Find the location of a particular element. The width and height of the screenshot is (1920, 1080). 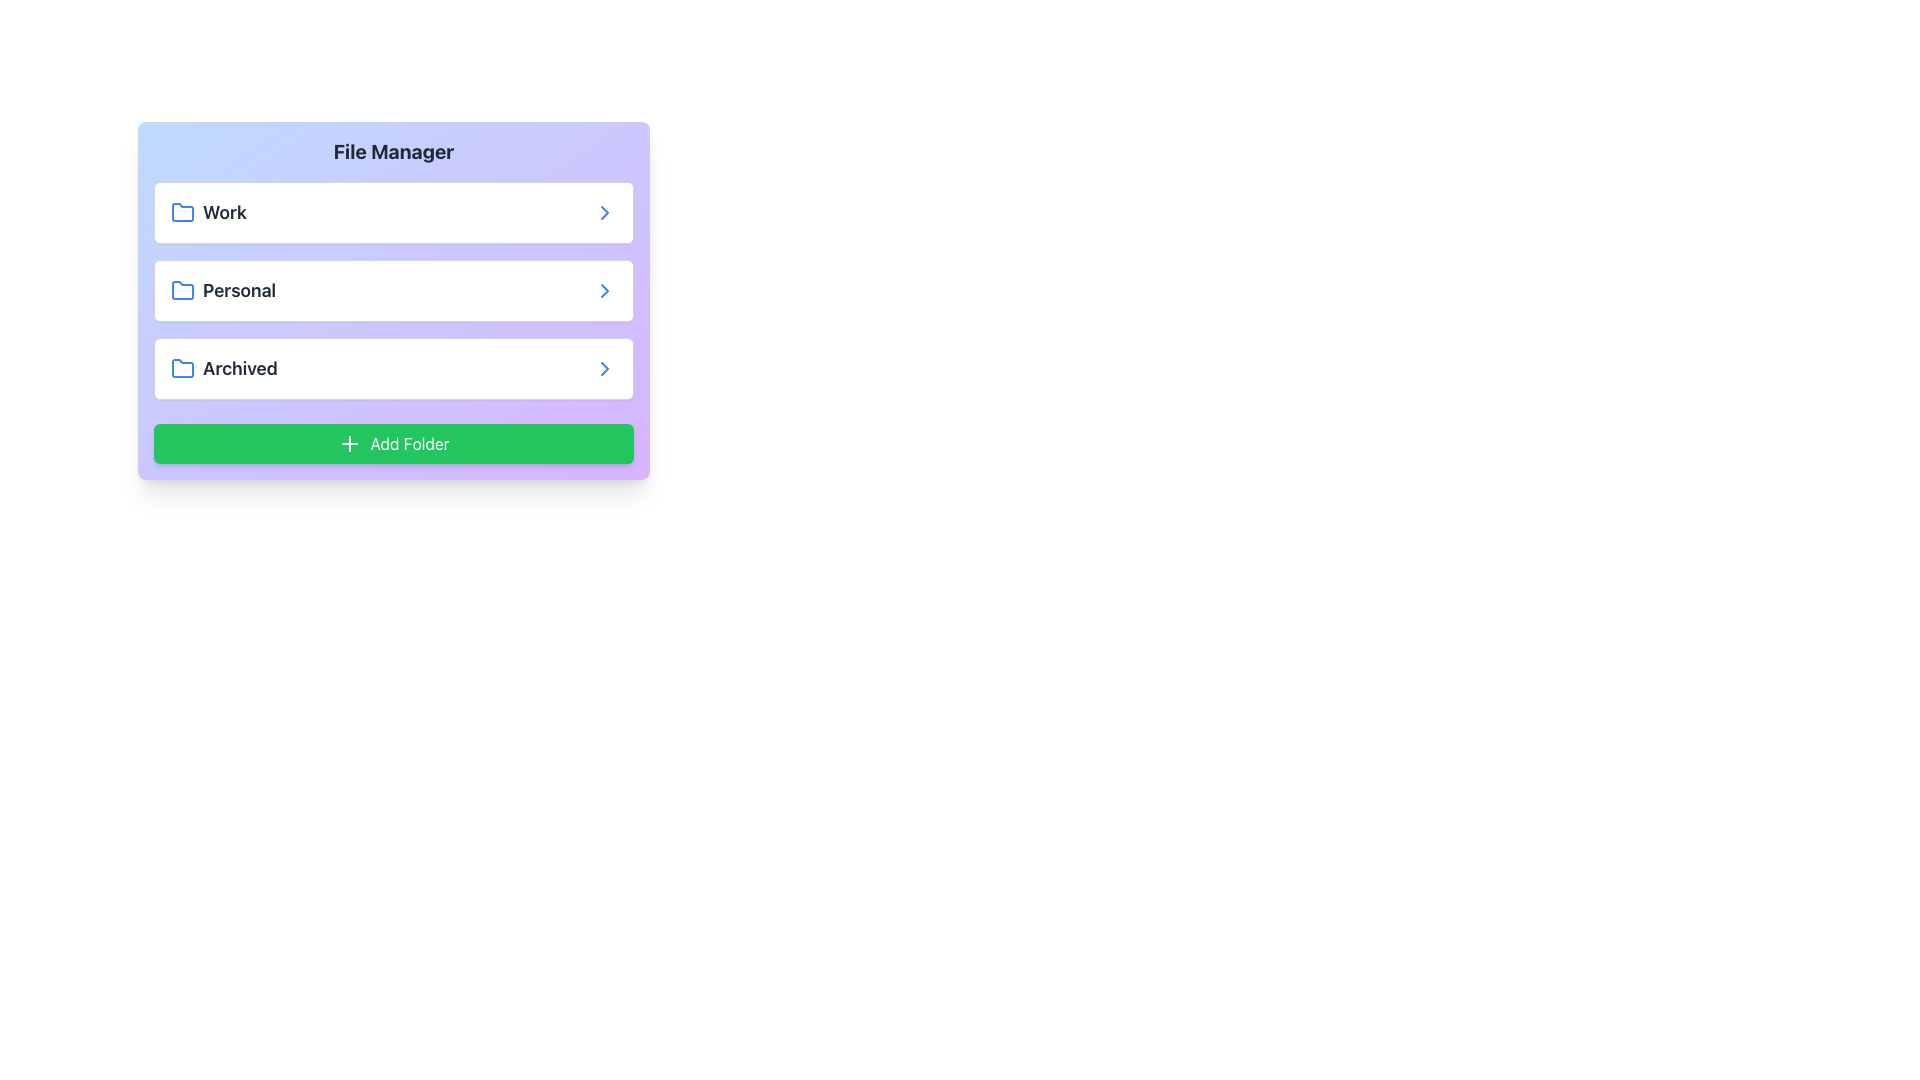

the blue chevron icon button located at the bottom right corner of the 'Archived' row in the vertically stacked list is located at coordinates (603, 369).